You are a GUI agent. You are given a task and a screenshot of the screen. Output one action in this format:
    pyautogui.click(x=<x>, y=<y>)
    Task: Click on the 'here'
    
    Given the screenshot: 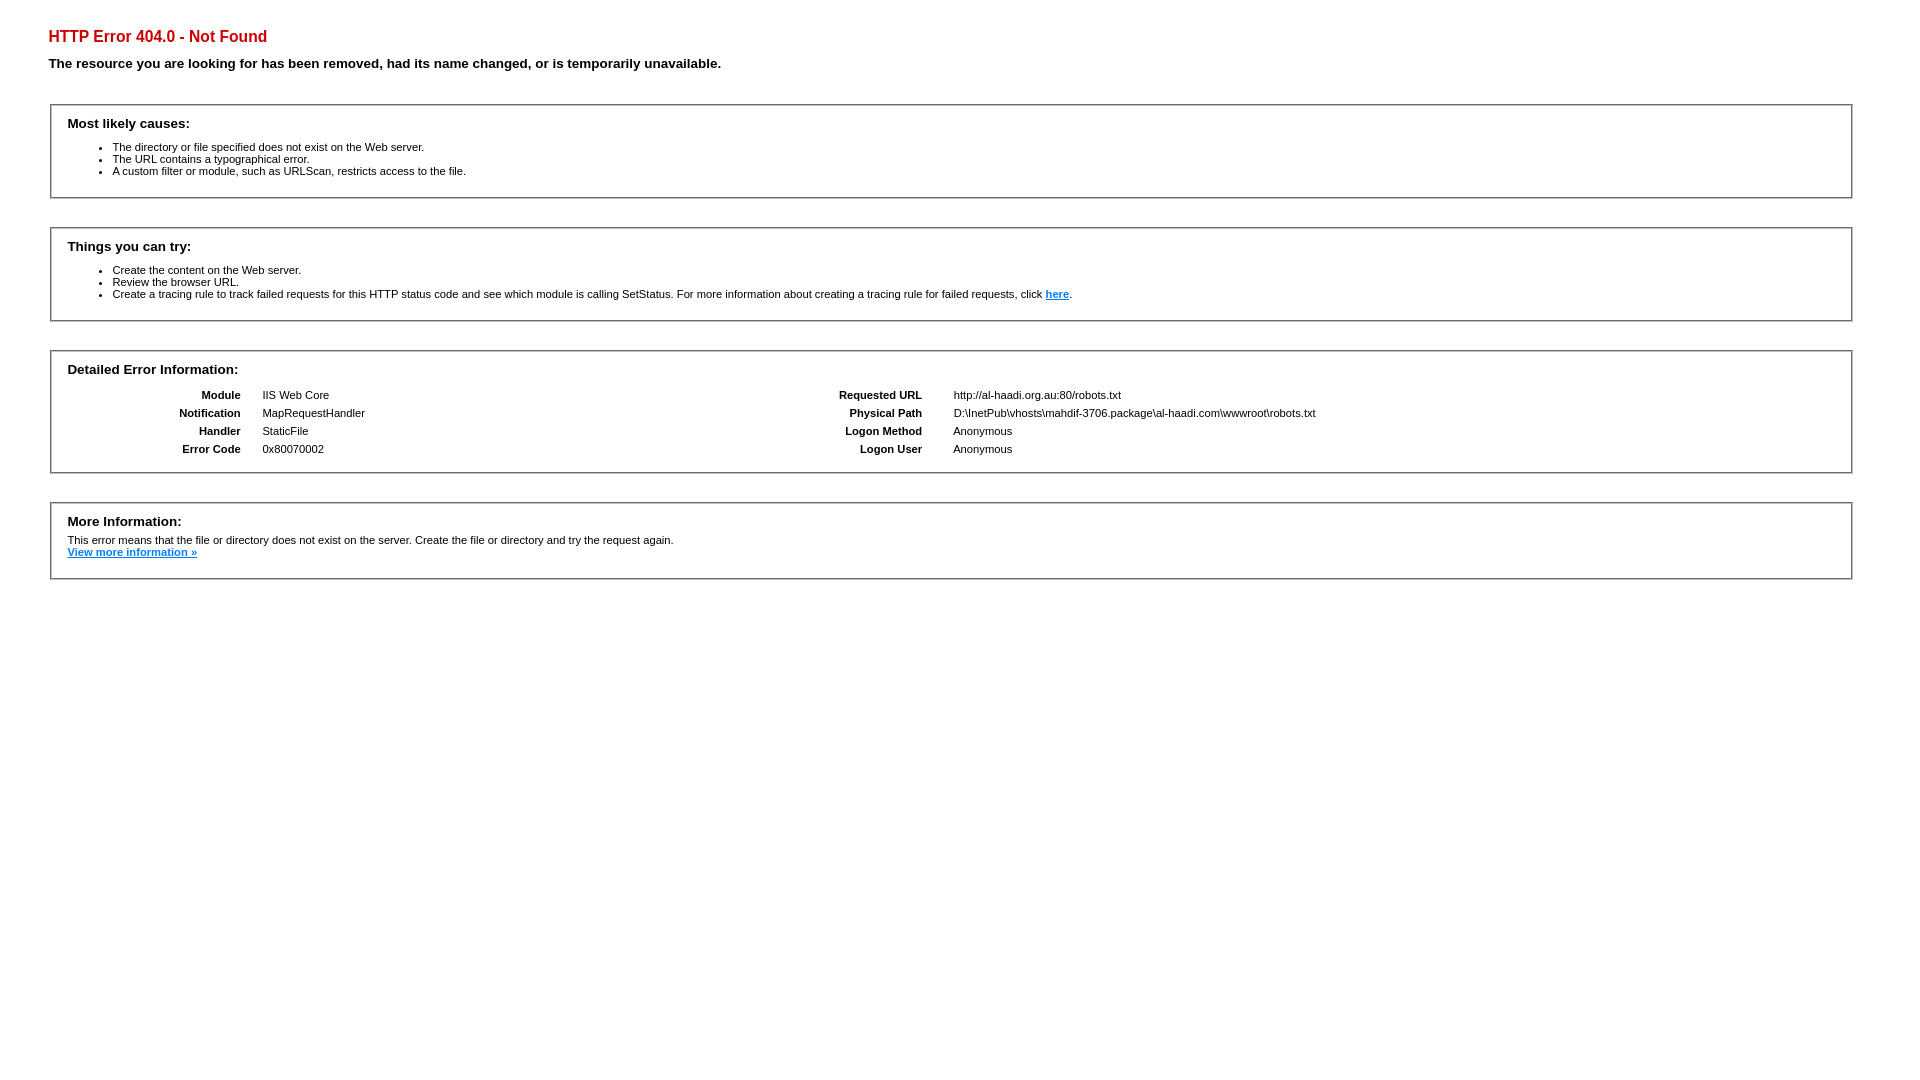 What is the action you would take?
    pyautogui.click(x=1056, y=293)
    